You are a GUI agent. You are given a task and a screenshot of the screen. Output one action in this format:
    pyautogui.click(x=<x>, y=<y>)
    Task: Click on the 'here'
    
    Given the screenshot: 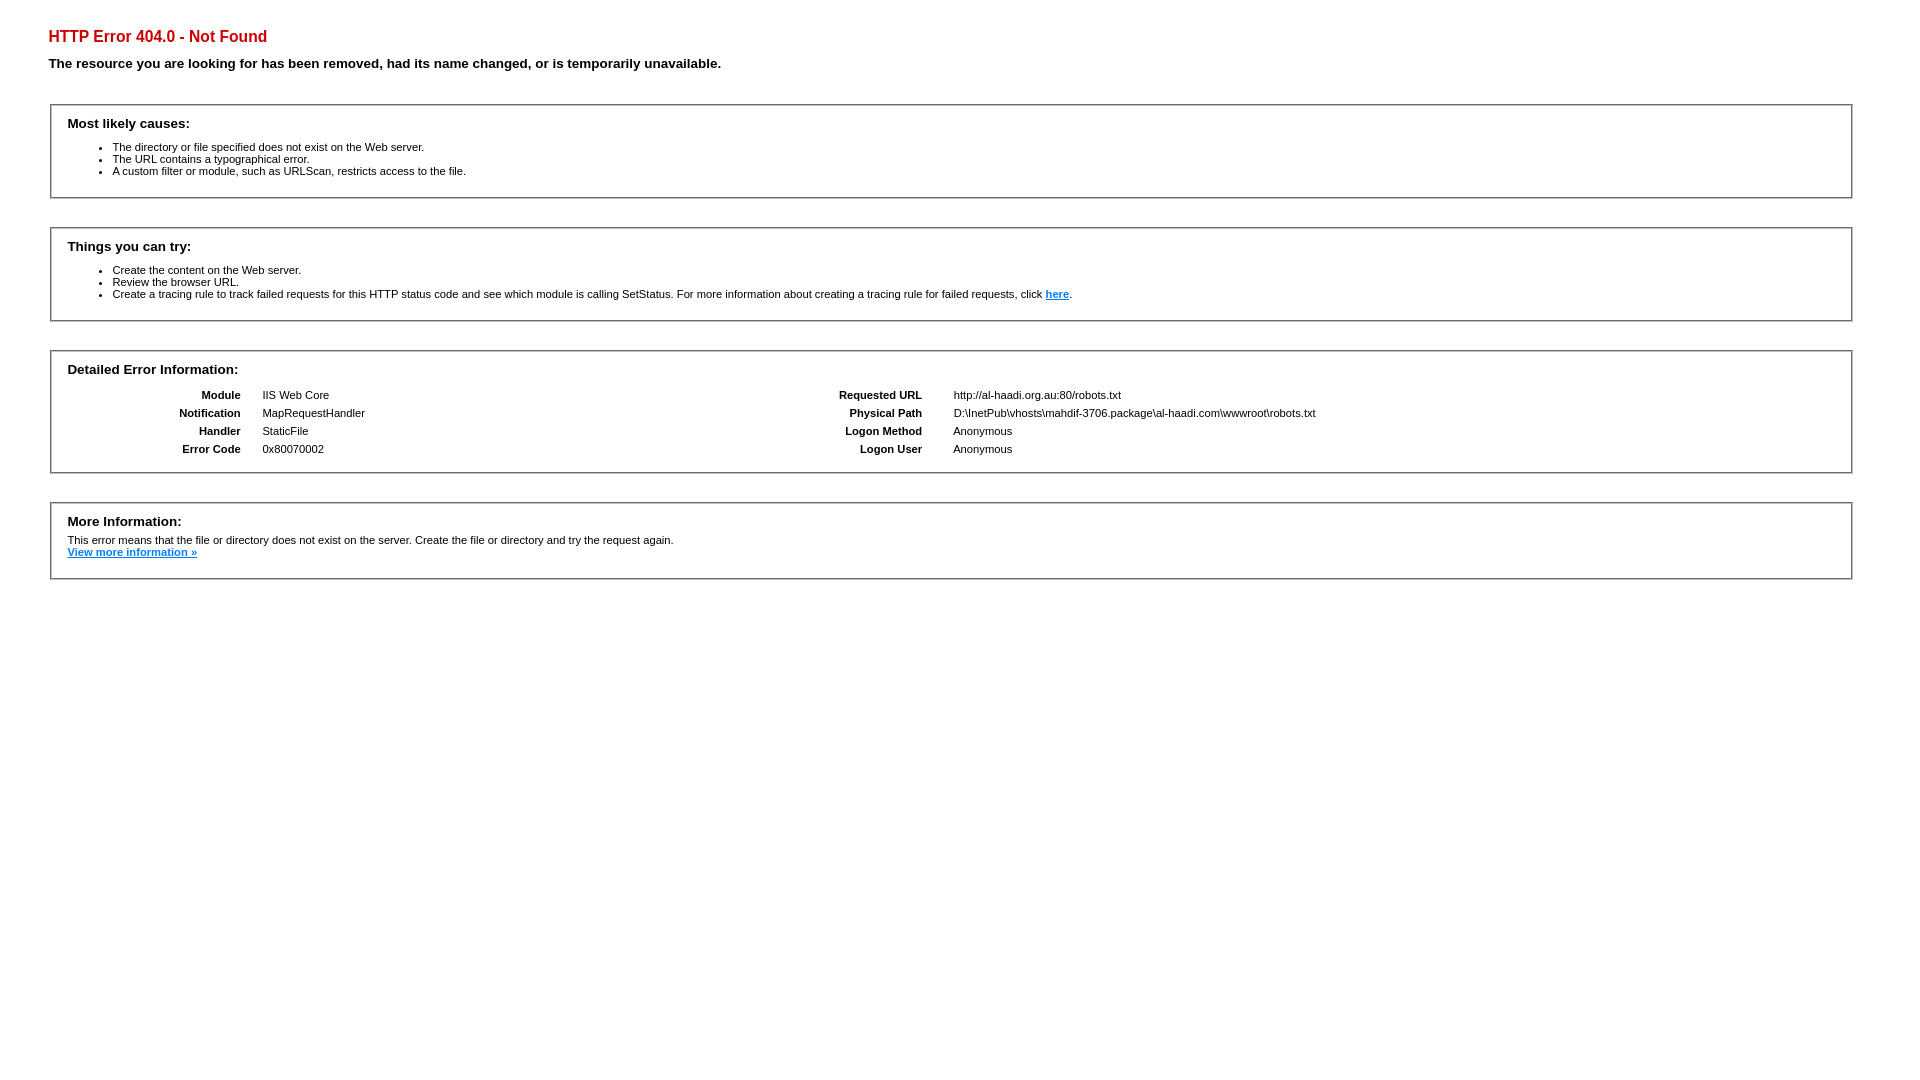 What is the action you would take?
    pyautogui.click(x=1056, y=293)
    